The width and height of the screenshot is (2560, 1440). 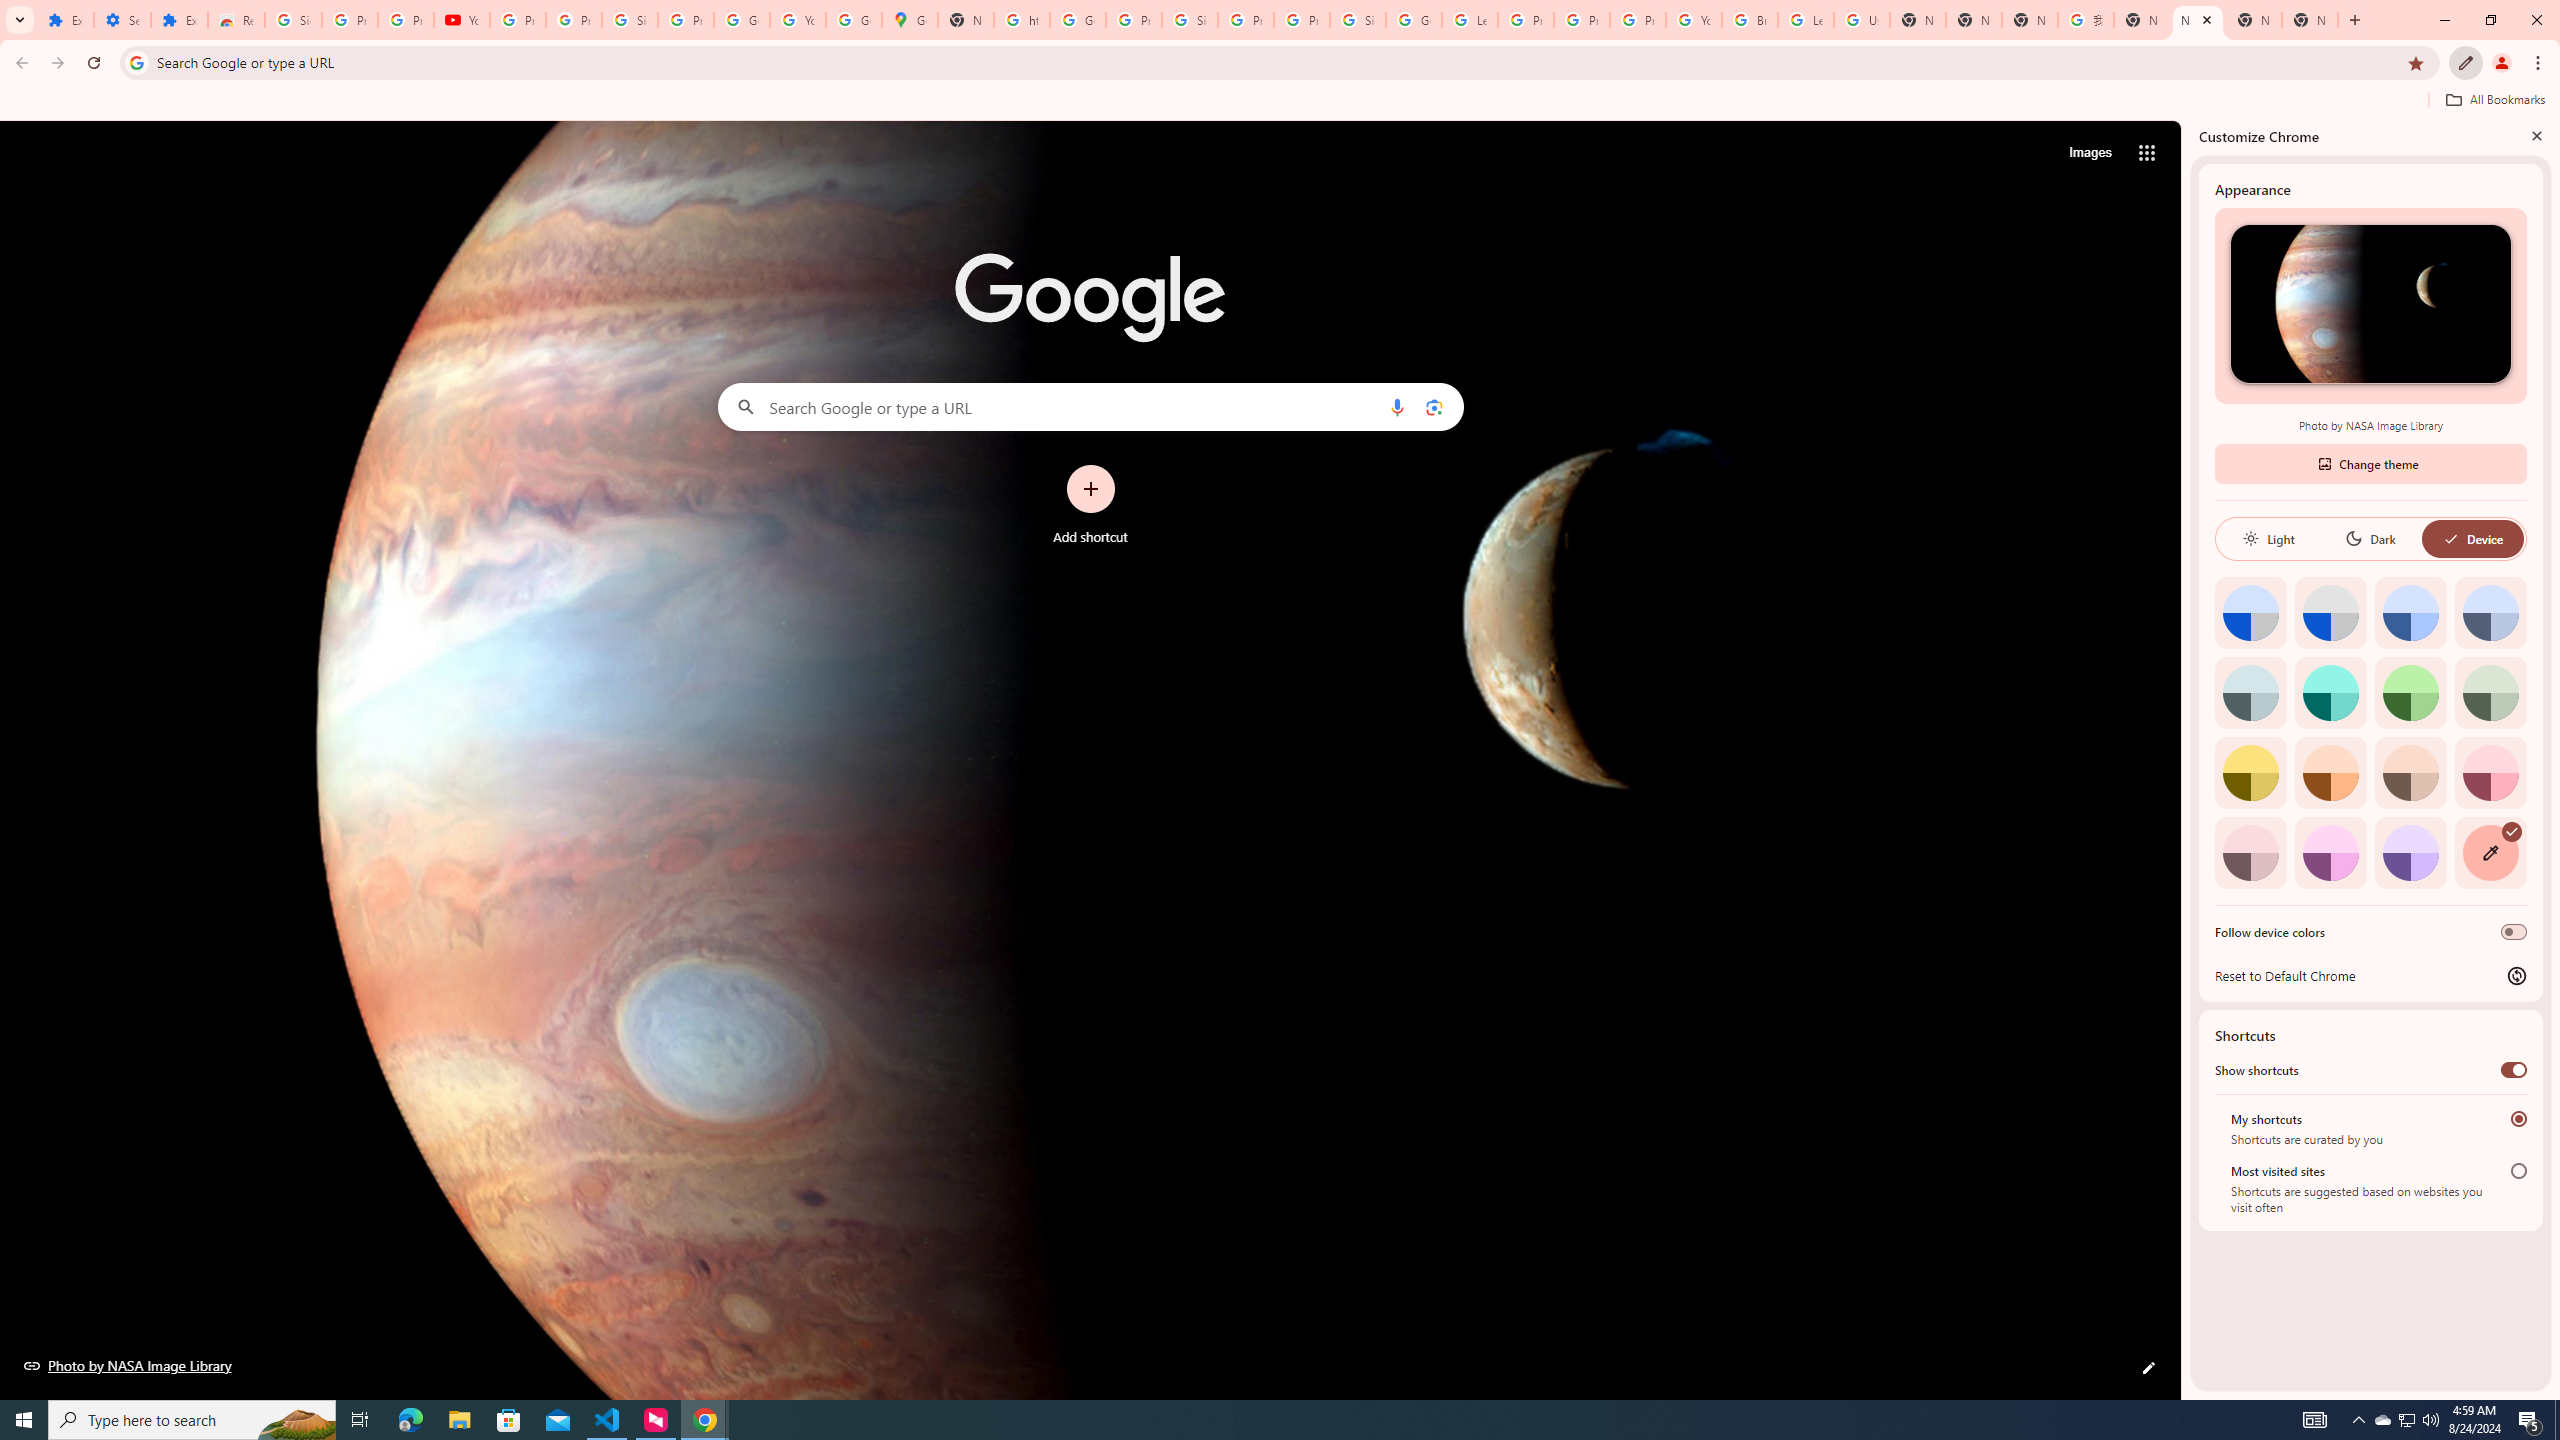 I want to click on 'Violet', so click(x=2410, y=851).